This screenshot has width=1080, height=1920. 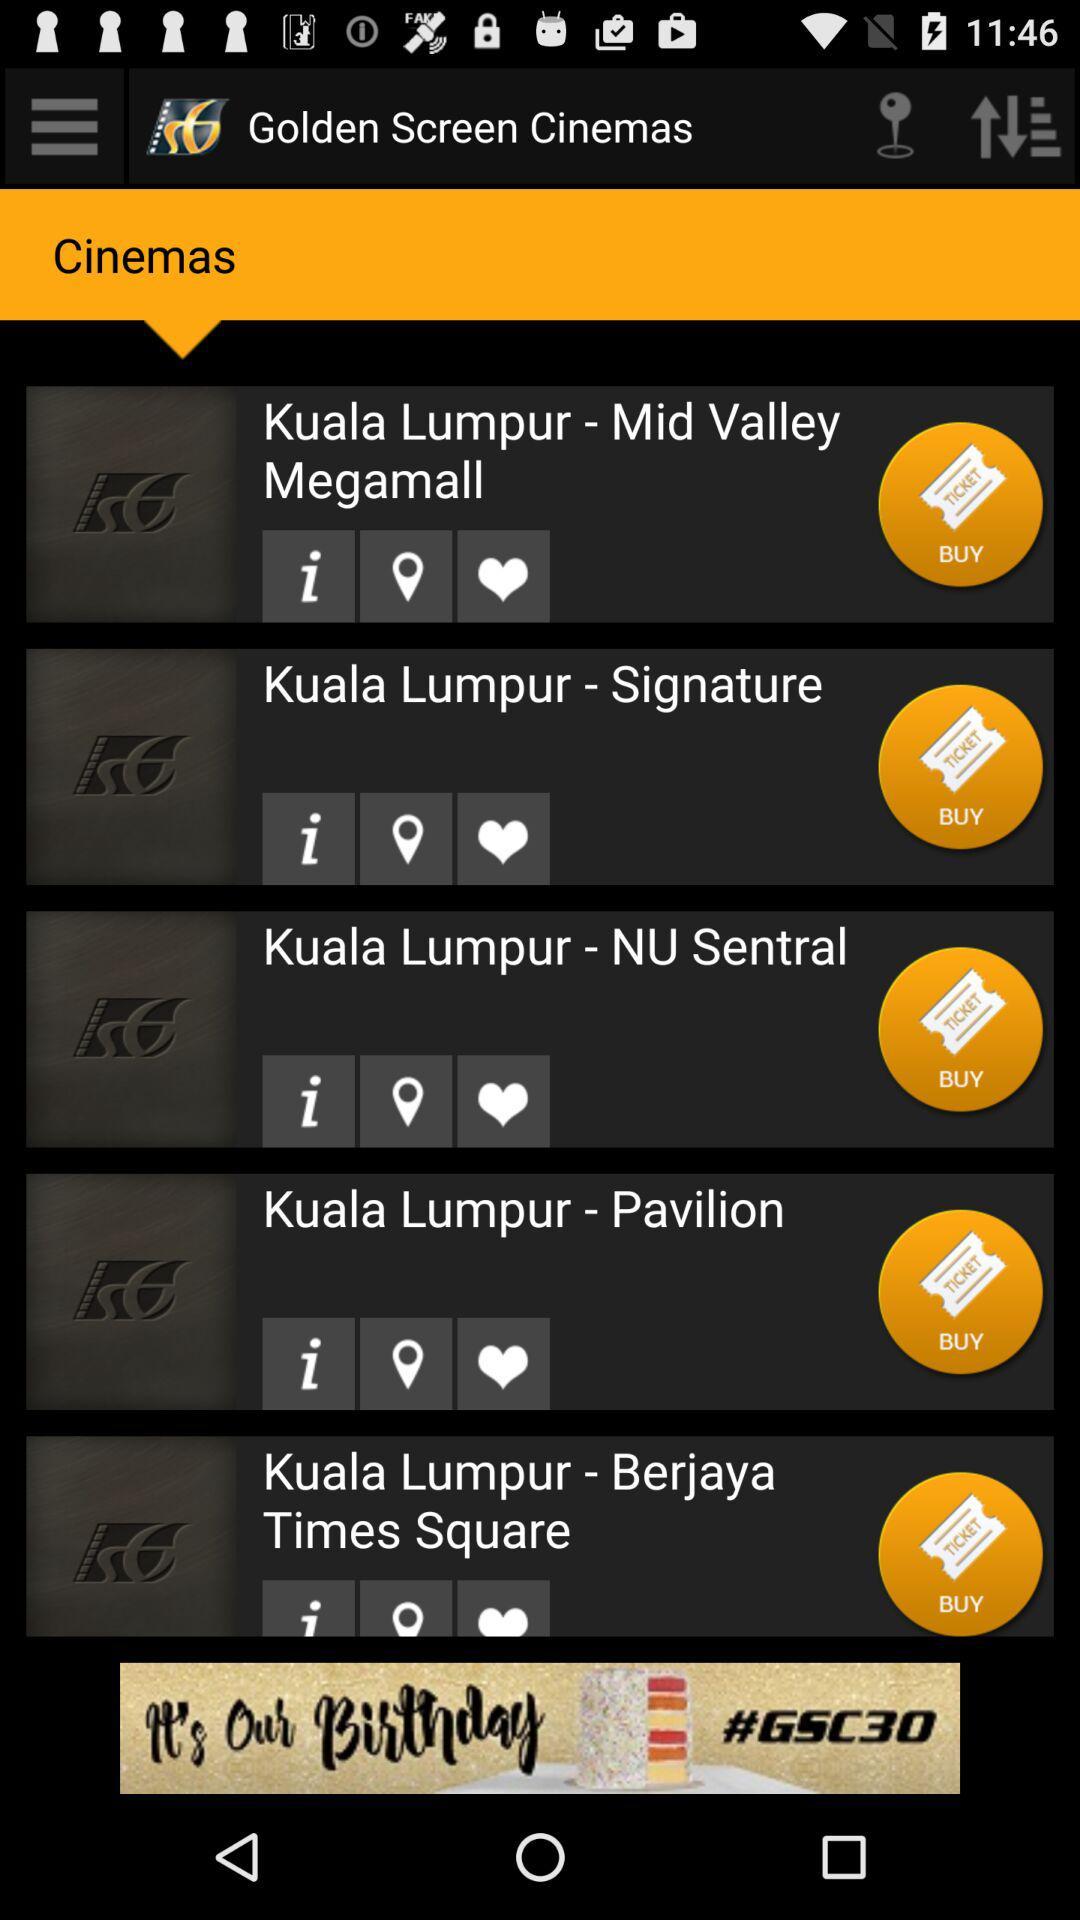 What do you see at coordinates (502, 575) in the screenshot?
I see `like button` at bounding box center [502, 575].